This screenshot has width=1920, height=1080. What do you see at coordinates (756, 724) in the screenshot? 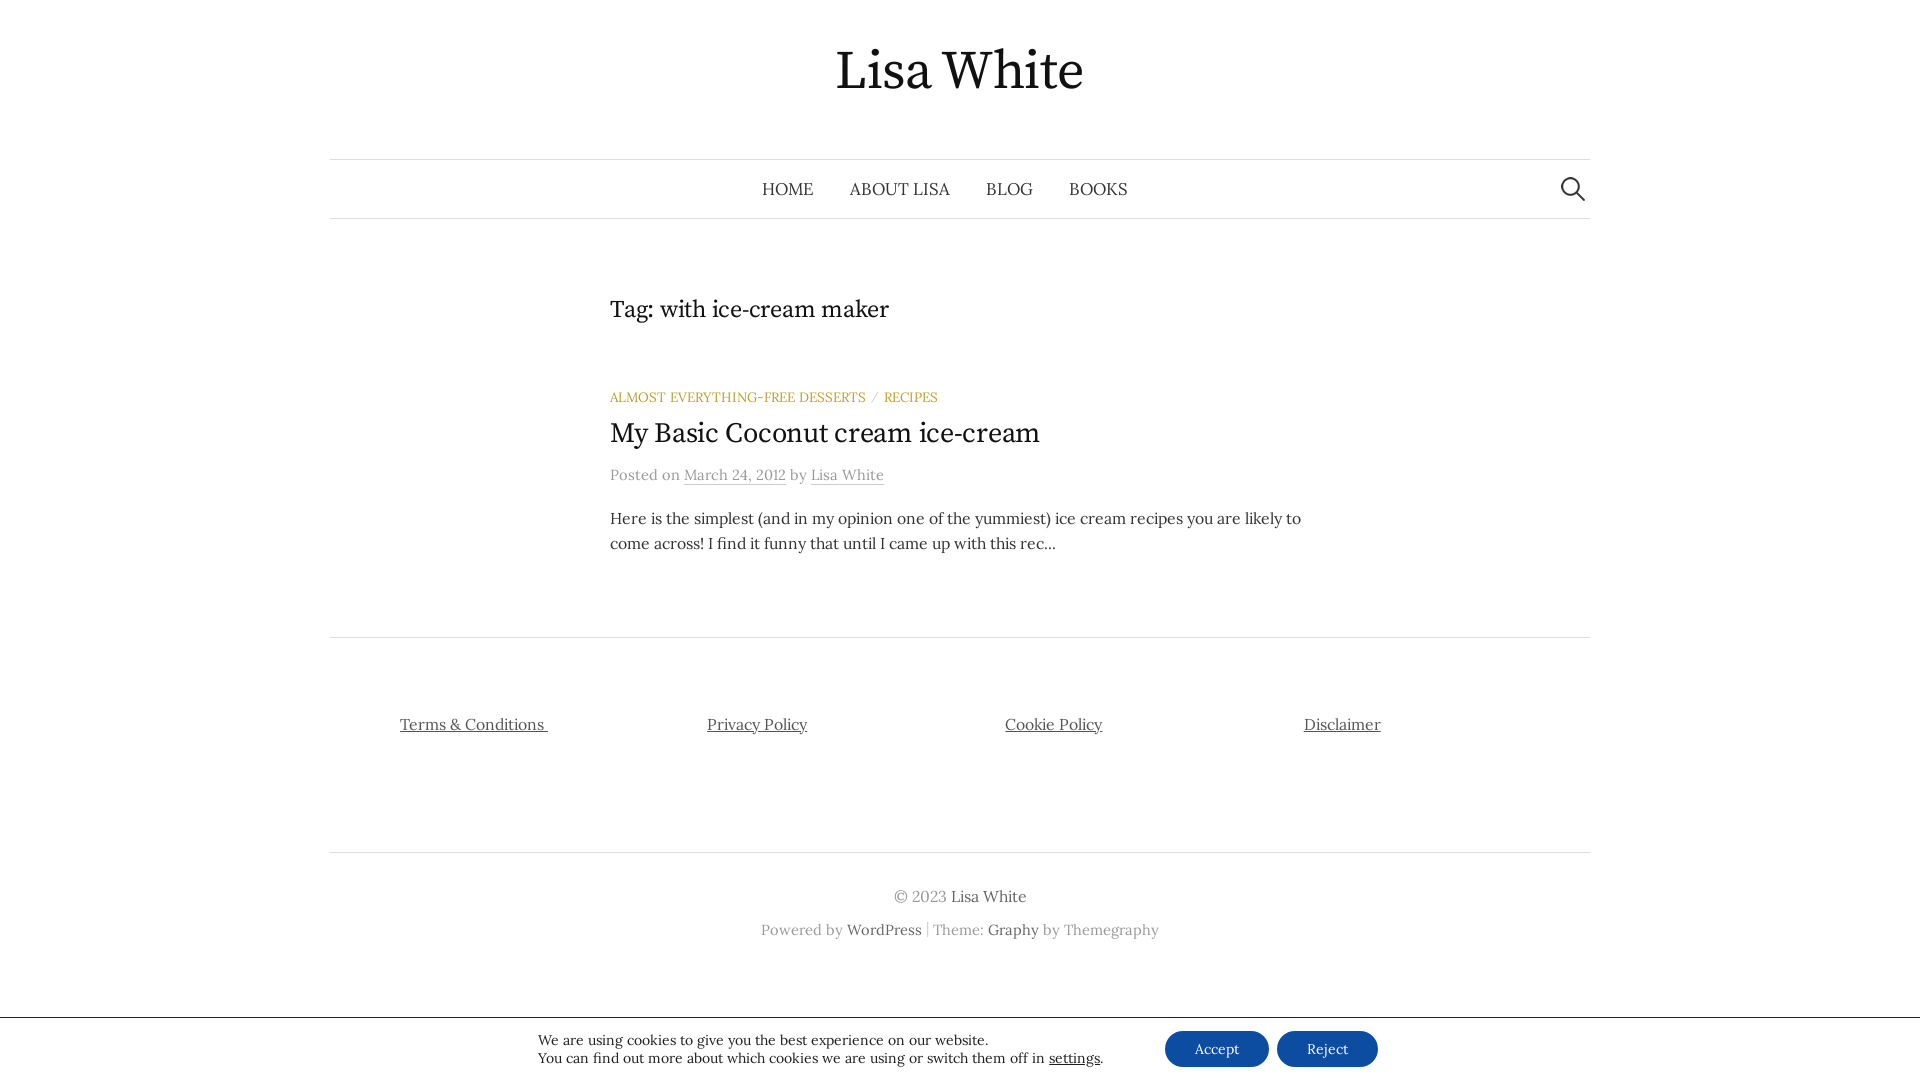
I see `'Privacy Policy'` at bounding box center [756, 724].